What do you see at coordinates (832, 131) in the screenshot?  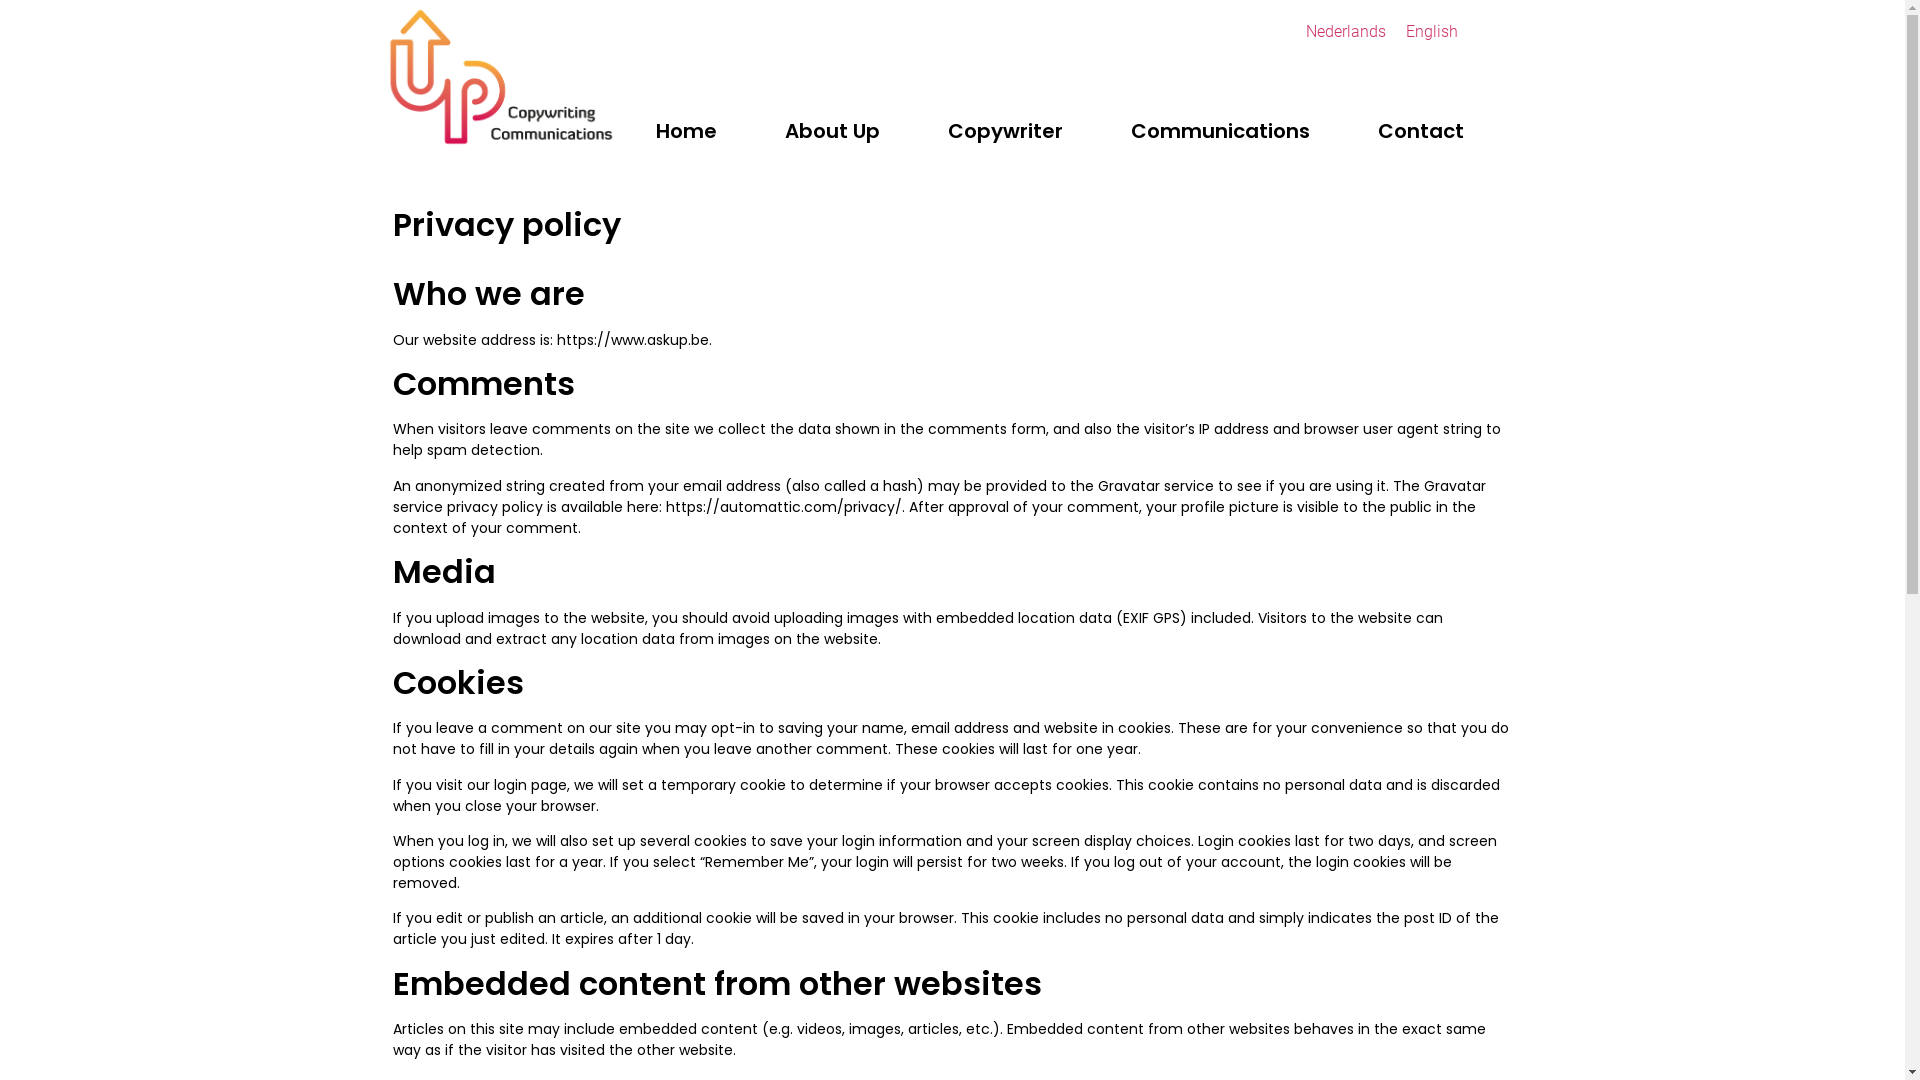 I see `'About Up'` at bounding box center [832, 131].